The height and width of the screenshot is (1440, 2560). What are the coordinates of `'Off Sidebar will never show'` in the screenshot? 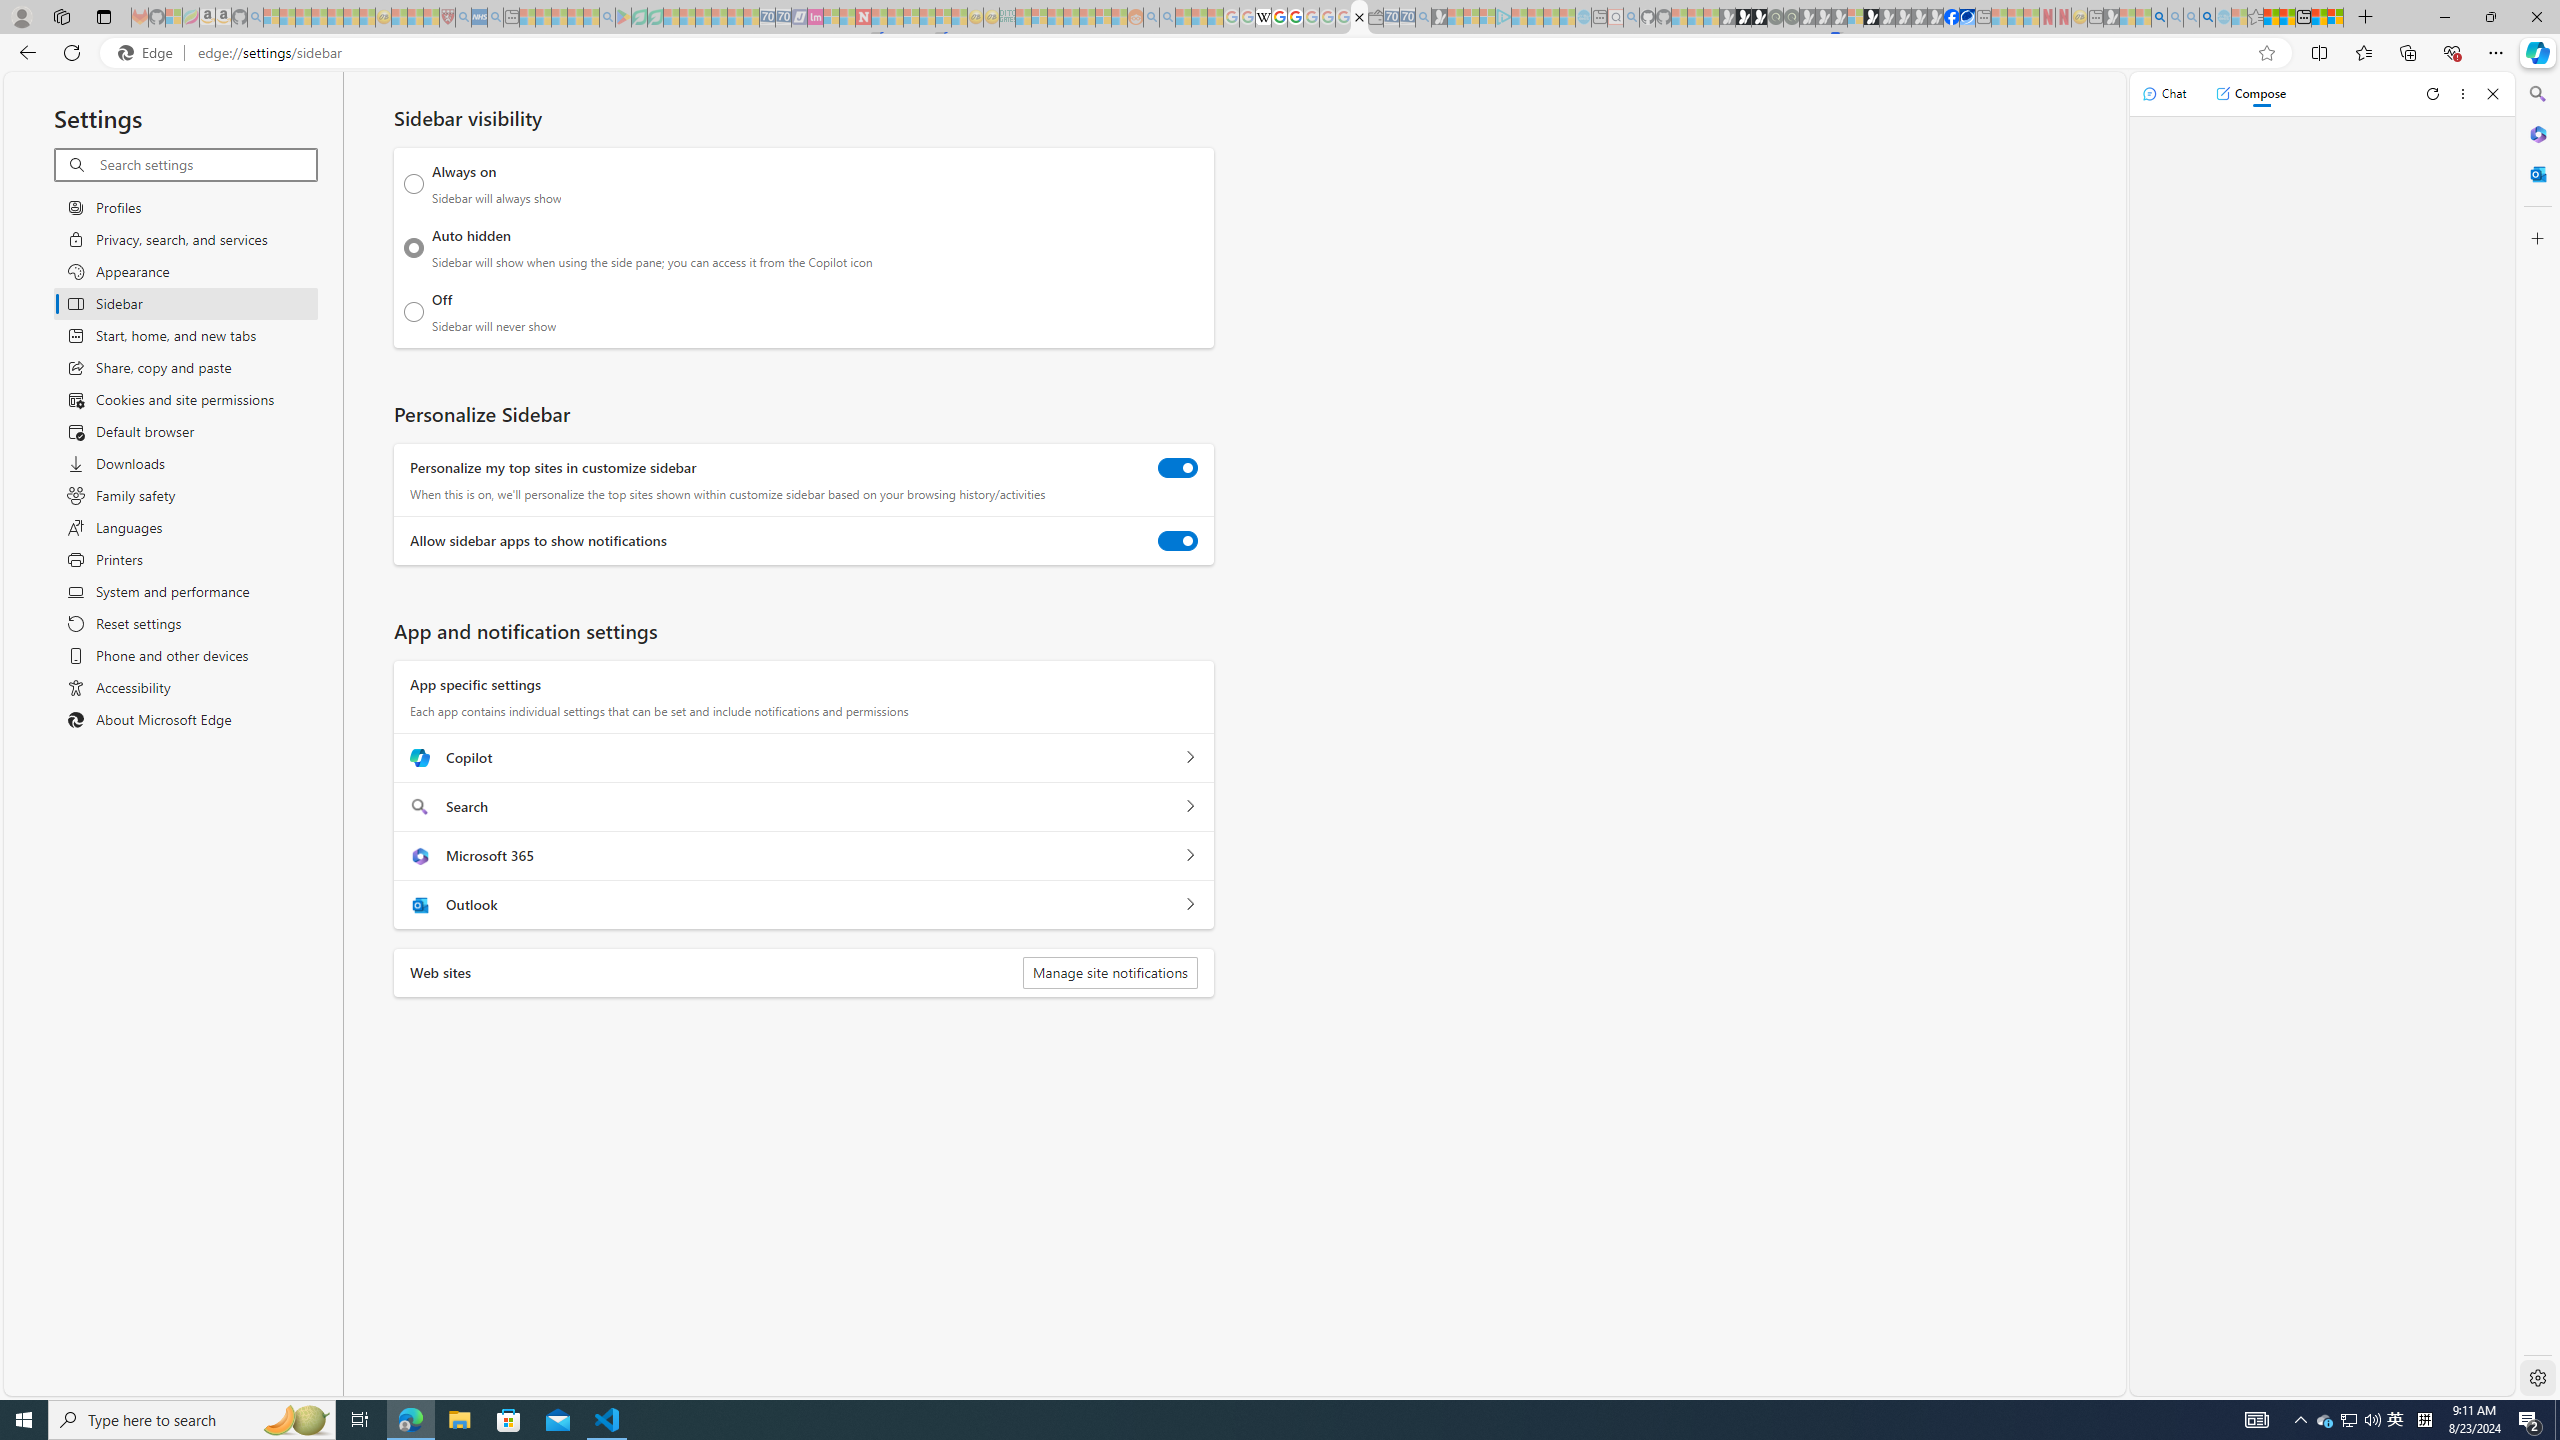 It's located at (413, 311).